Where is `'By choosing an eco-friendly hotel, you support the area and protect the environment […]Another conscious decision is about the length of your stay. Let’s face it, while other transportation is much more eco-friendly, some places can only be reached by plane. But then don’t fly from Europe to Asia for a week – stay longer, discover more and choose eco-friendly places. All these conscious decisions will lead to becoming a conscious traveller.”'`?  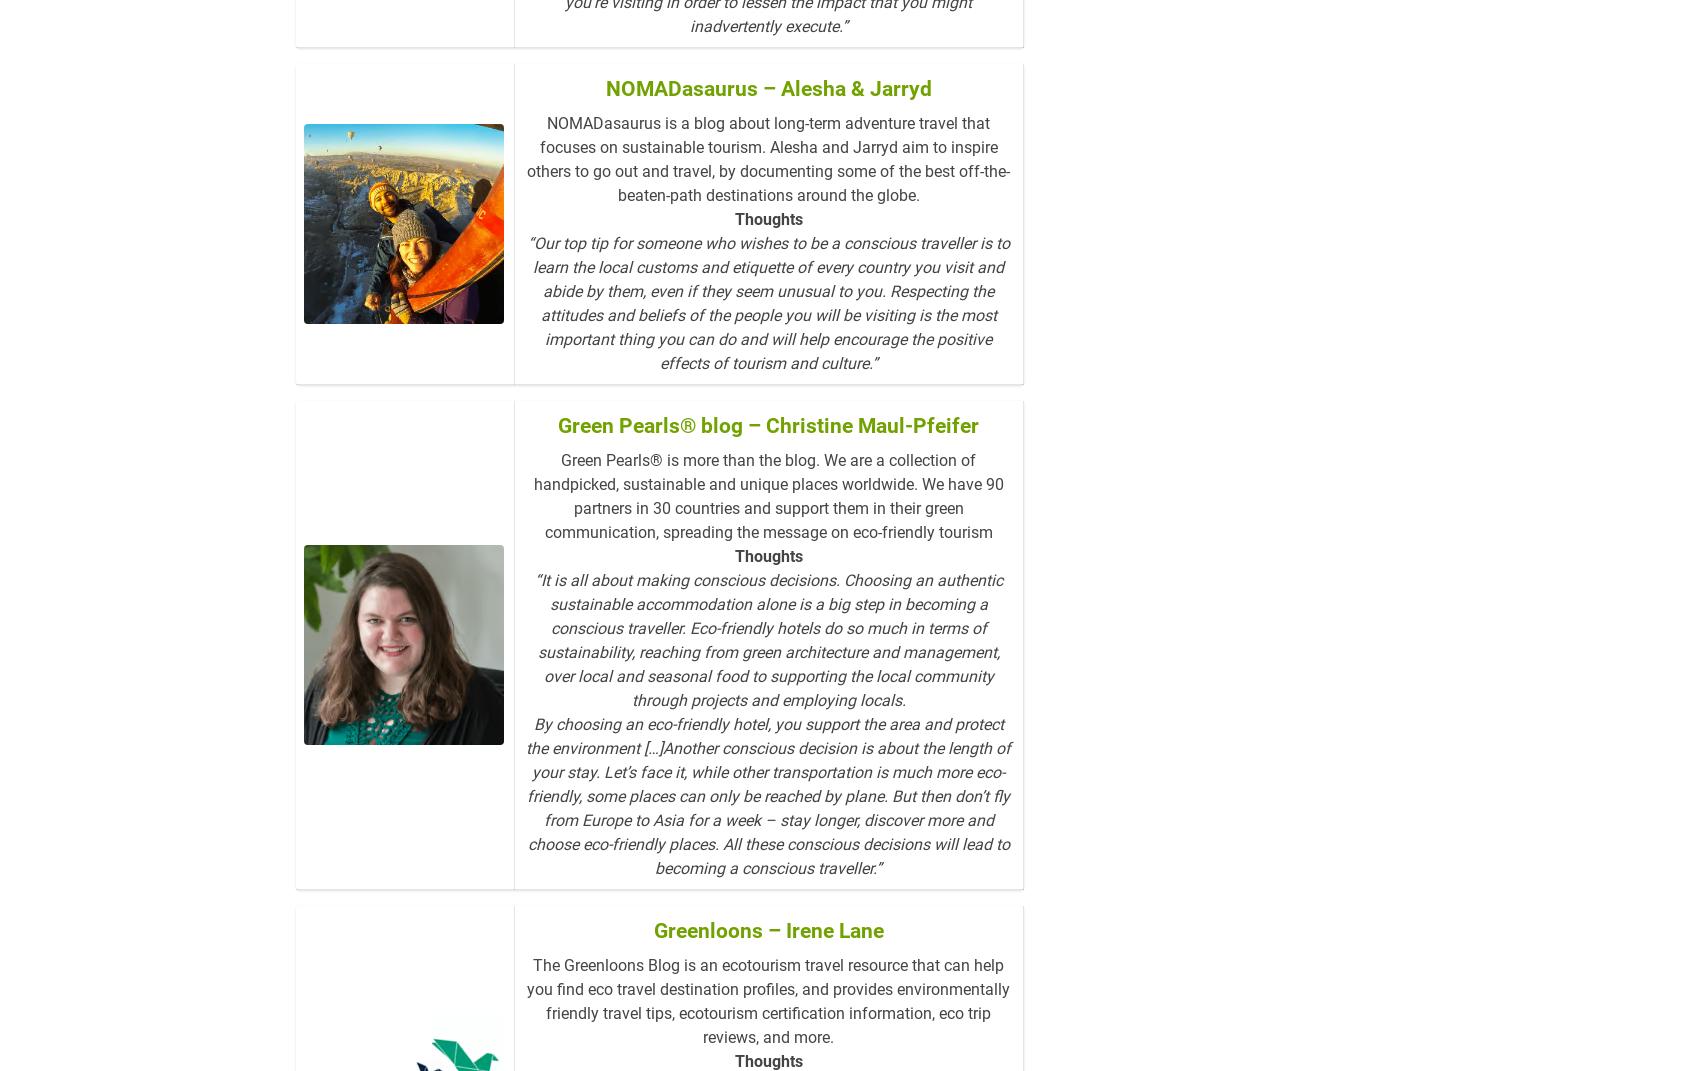
'By choosing an eco-friendly hotel, you support the area and protect the environment […]Another conscious decision is about the length of your stay. Let’s face it, while other transportation is much more eco-friendly, some places can only be reached by plane. But then don’t fly from Europe to Asia for a week – stay longer, discover more and choose eco-friendly places. All these conscious decisions will lead to becoming a conscious traveller.”' is located at coordinates (767, 795).